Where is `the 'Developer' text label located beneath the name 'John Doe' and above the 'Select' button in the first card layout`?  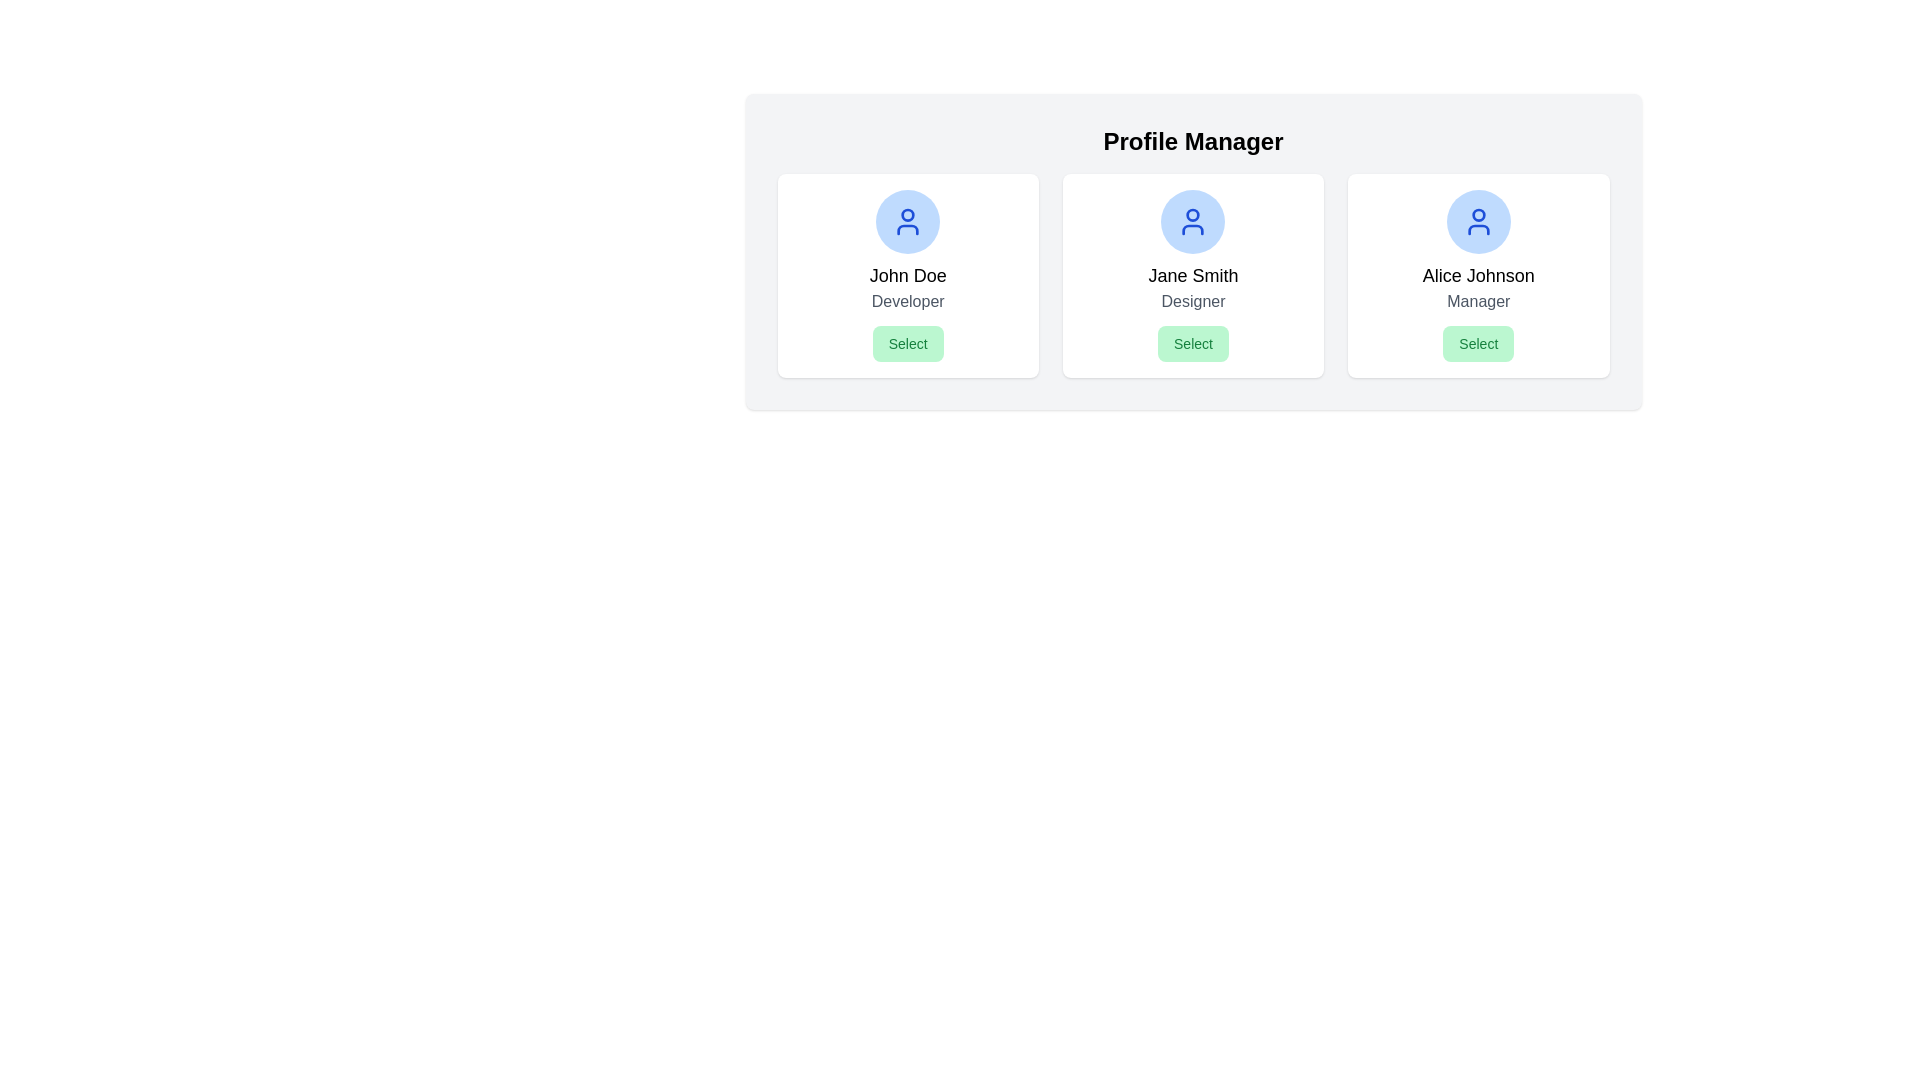 the 'Developer' text label located beneath the name 'John Doe' and above the 'Select' button in the first card layout is located at coordinates (907, 301).